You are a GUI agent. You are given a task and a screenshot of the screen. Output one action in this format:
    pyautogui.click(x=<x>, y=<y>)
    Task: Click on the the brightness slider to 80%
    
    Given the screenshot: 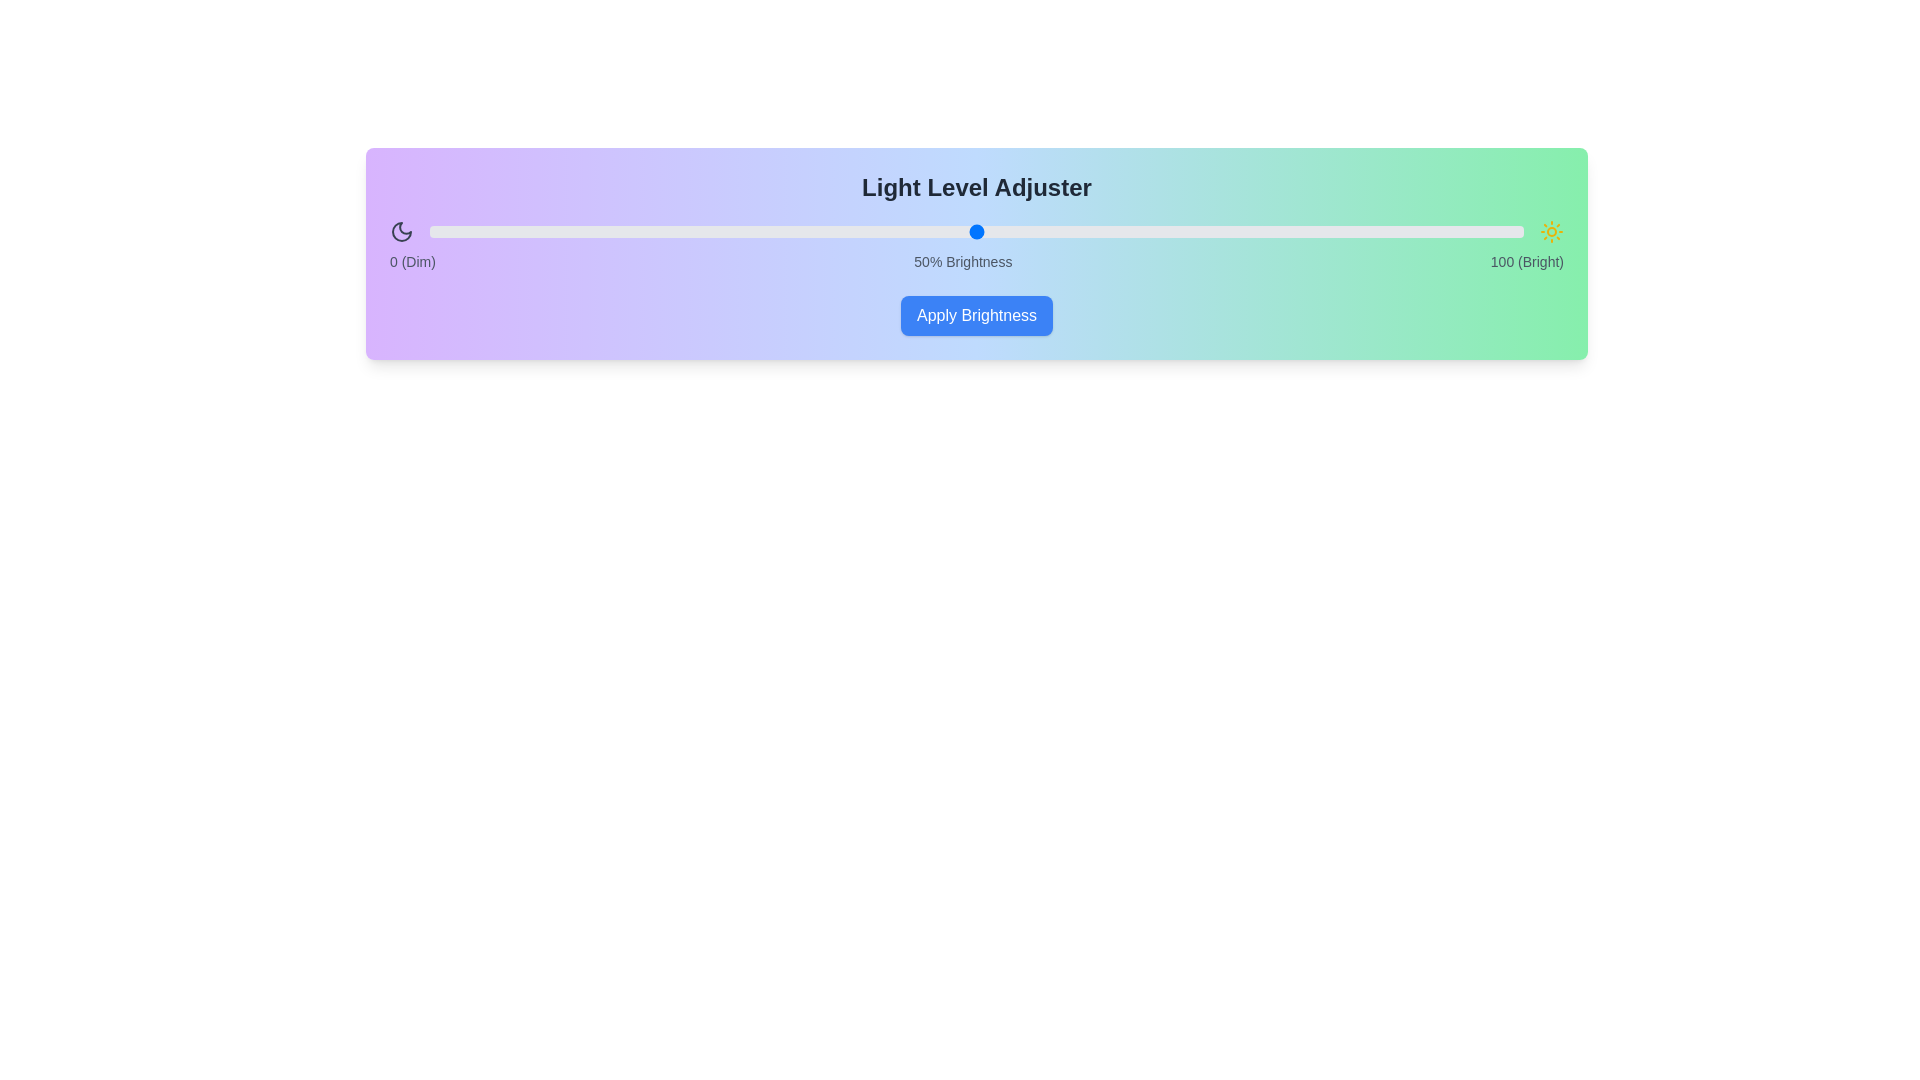 What is the action you would take?
    pyautogui.click(x=1305, y=230)
    